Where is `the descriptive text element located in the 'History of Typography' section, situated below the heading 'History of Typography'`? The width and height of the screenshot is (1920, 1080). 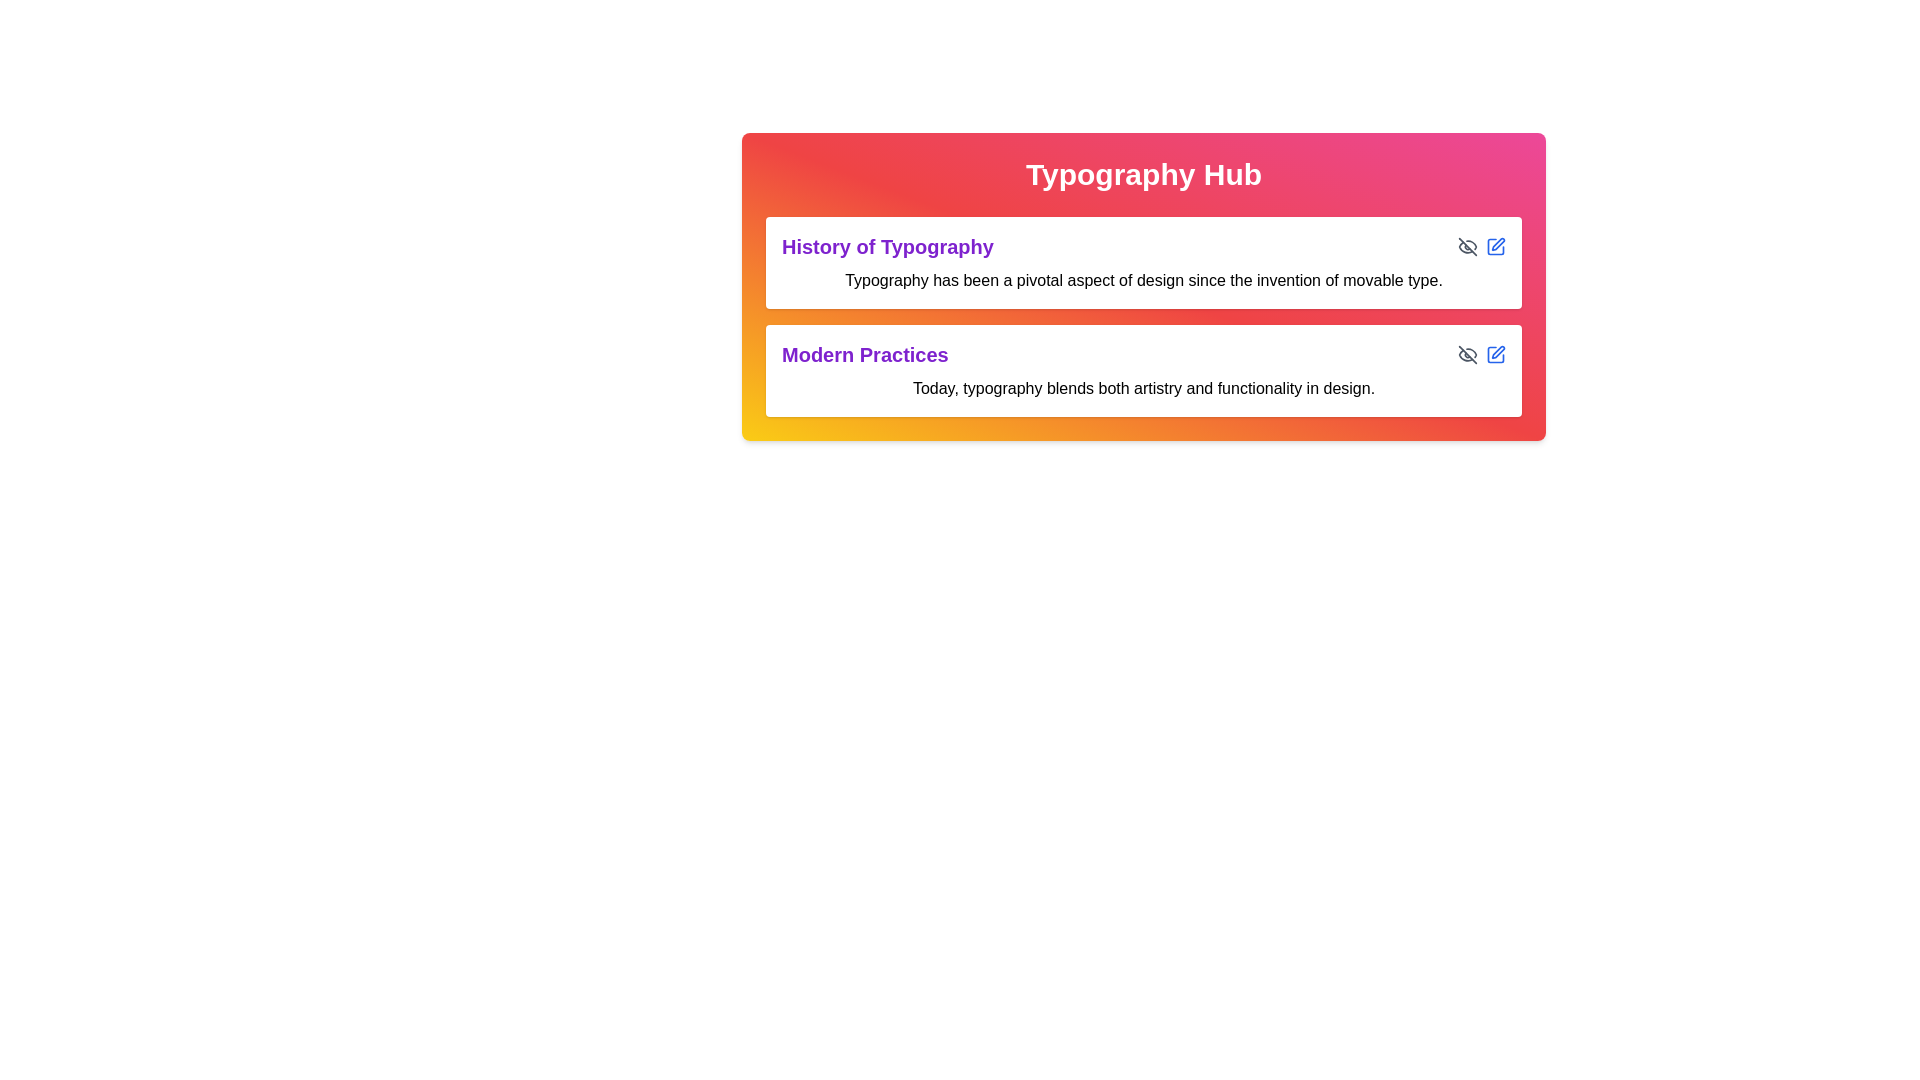 the descriptive text element located in the 'History of Typography' section, situated below the heading 'History of Typography' is located at coordinates (1143, 281).